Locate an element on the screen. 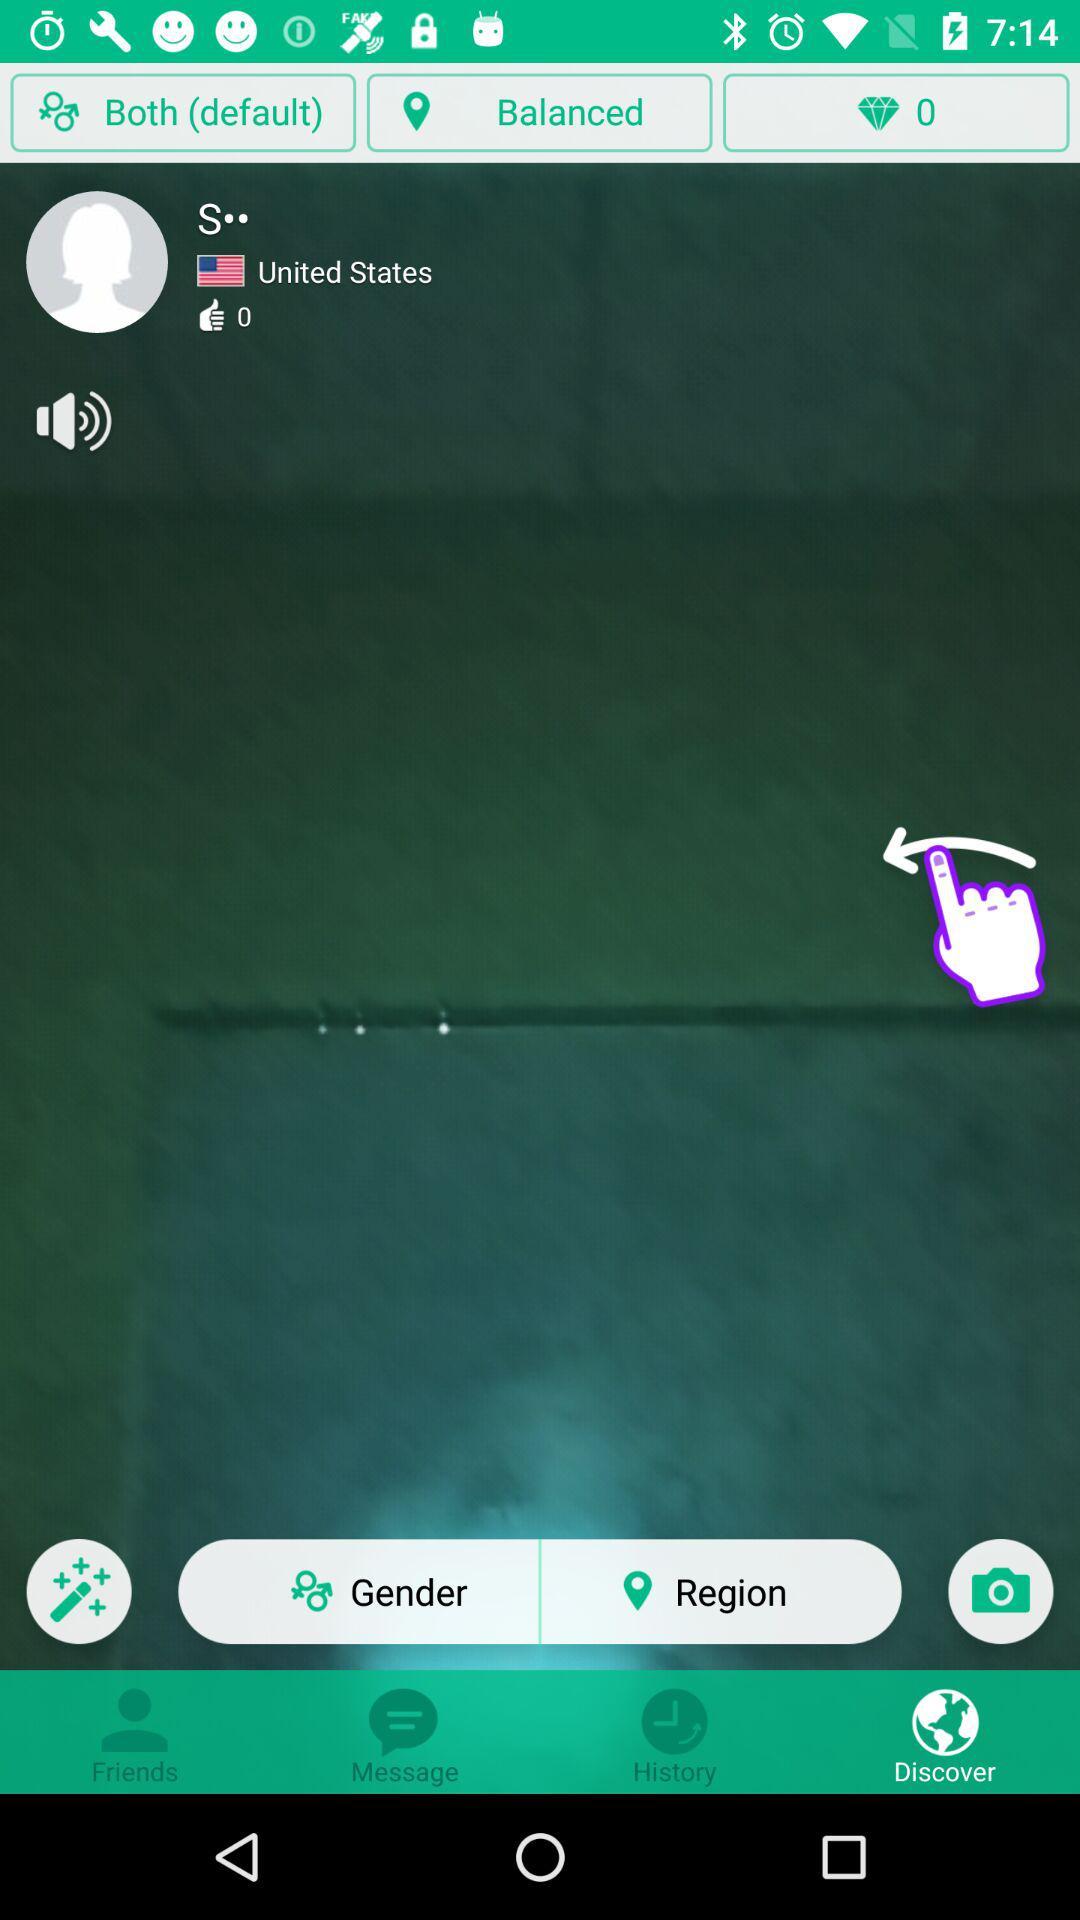 The image size is (1080, 1920). the avatar icon is located at coordinates (97, 261).